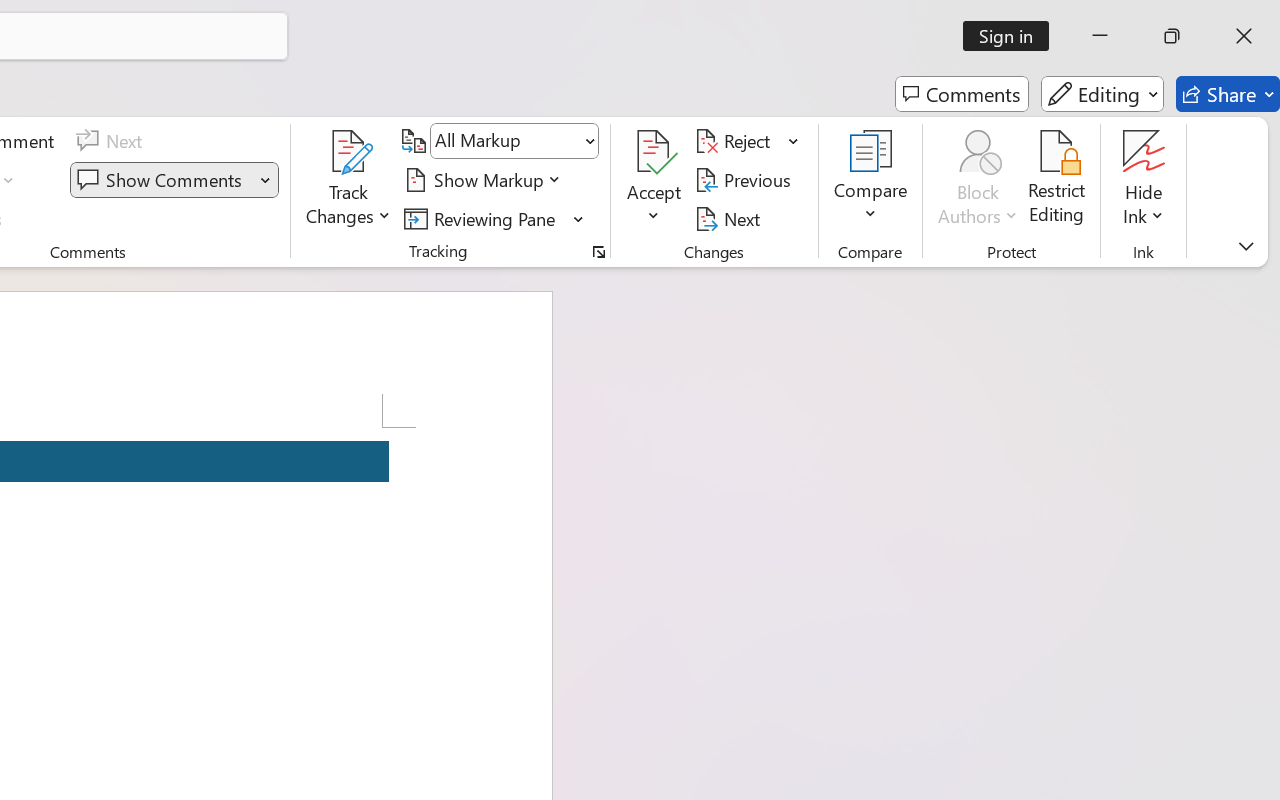  What do you see at coordinates (1013, 35) in the screenshot?
I see `'Sign in'` at bounding box center [1013, 35].